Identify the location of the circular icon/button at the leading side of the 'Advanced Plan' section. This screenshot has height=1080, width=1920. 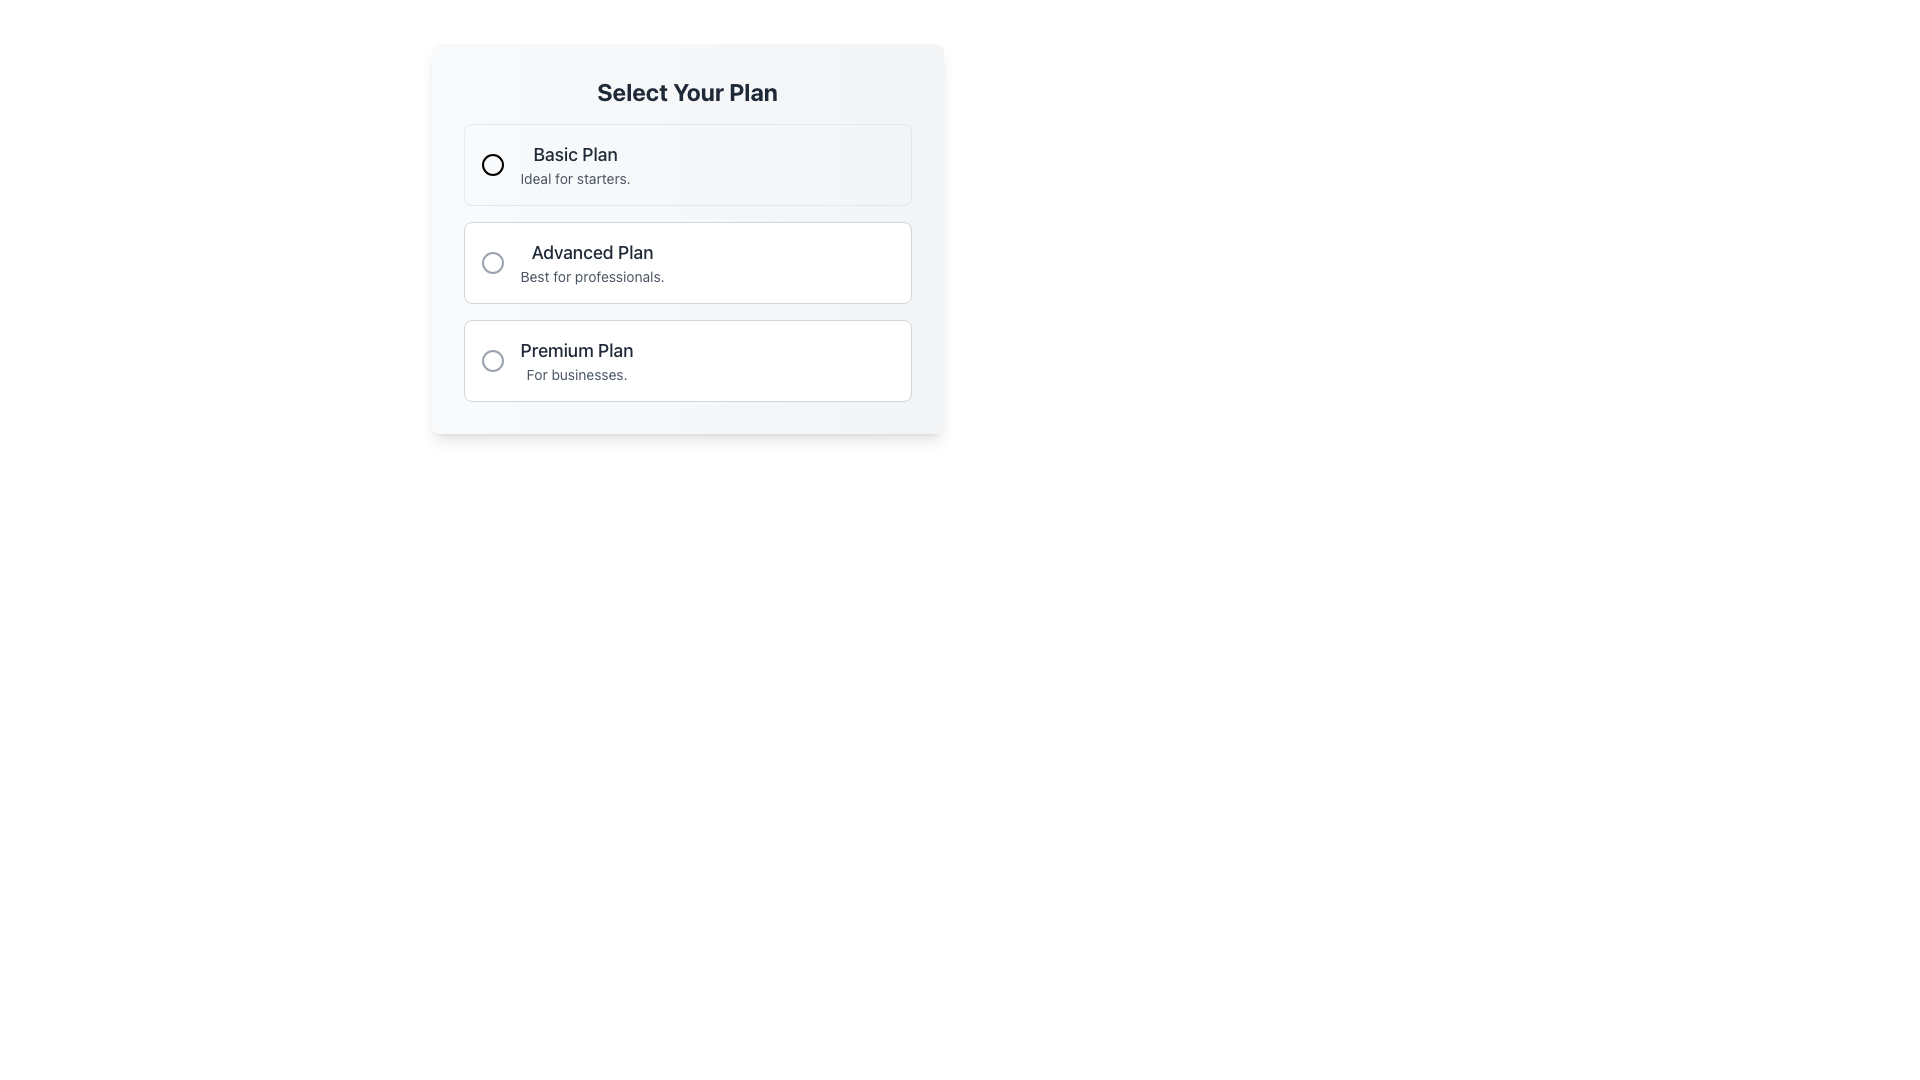
(492, 261).